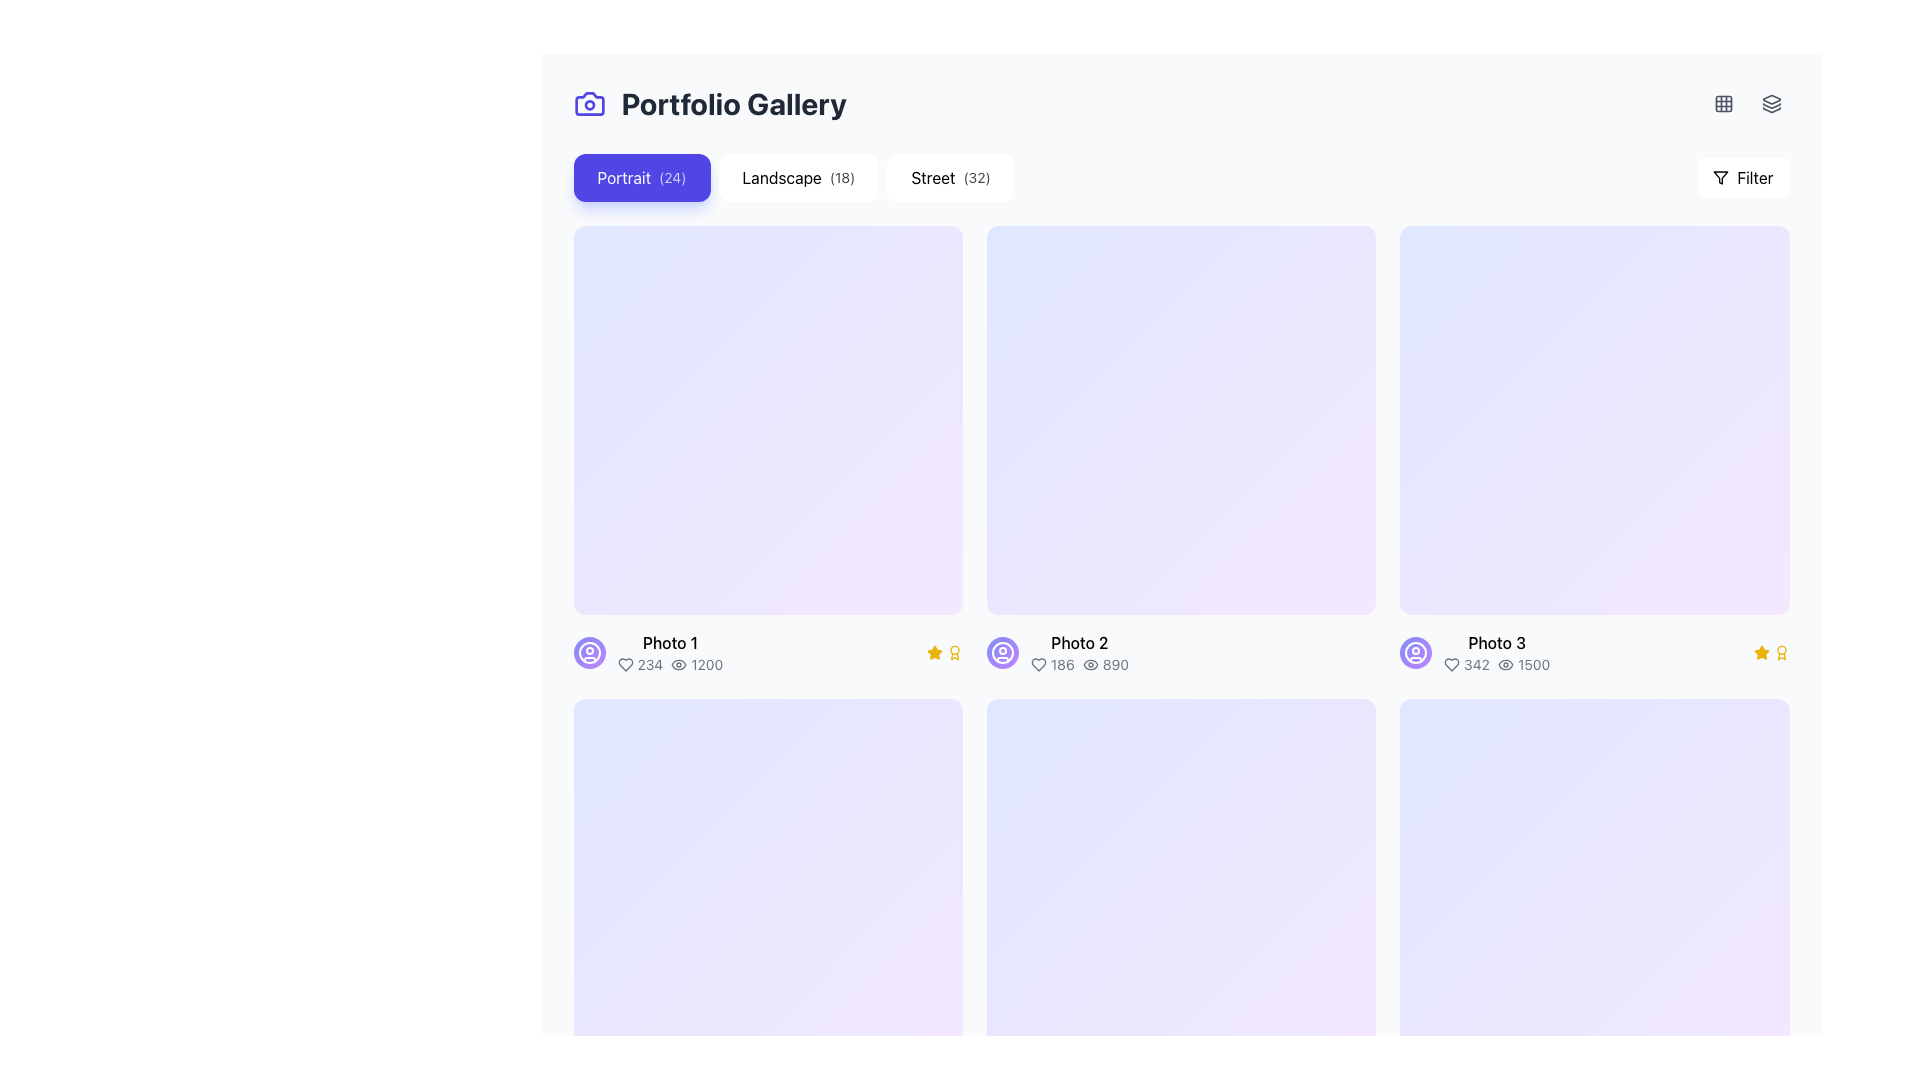 Image resolution: width=1920 pixels, height=1080 pixels. I want to click on the star-shaped icon, which is filled yellow with a stroke outline, located at the bottom-right corner of the tile for 'Photo 3', so click(933, 653).